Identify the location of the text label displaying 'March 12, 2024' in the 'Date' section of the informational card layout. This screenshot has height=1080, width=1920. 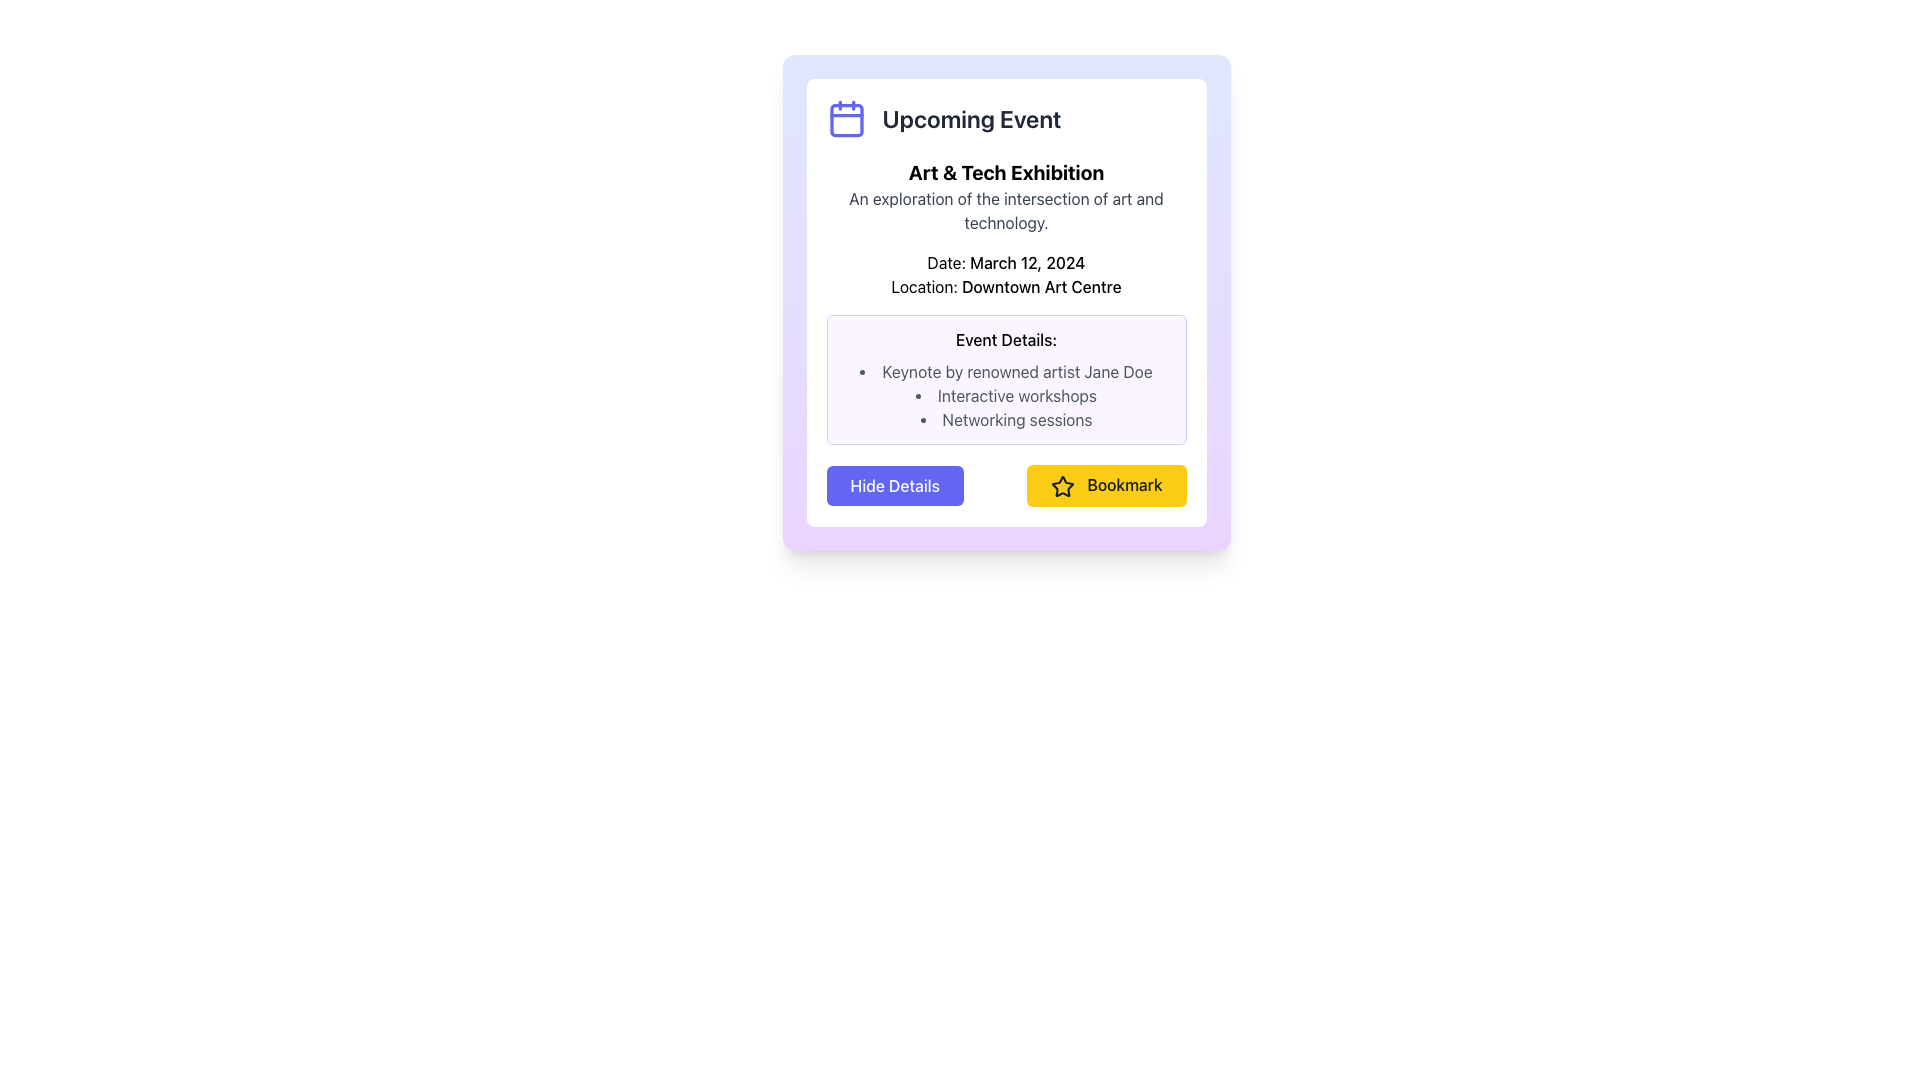
(1027, 261).